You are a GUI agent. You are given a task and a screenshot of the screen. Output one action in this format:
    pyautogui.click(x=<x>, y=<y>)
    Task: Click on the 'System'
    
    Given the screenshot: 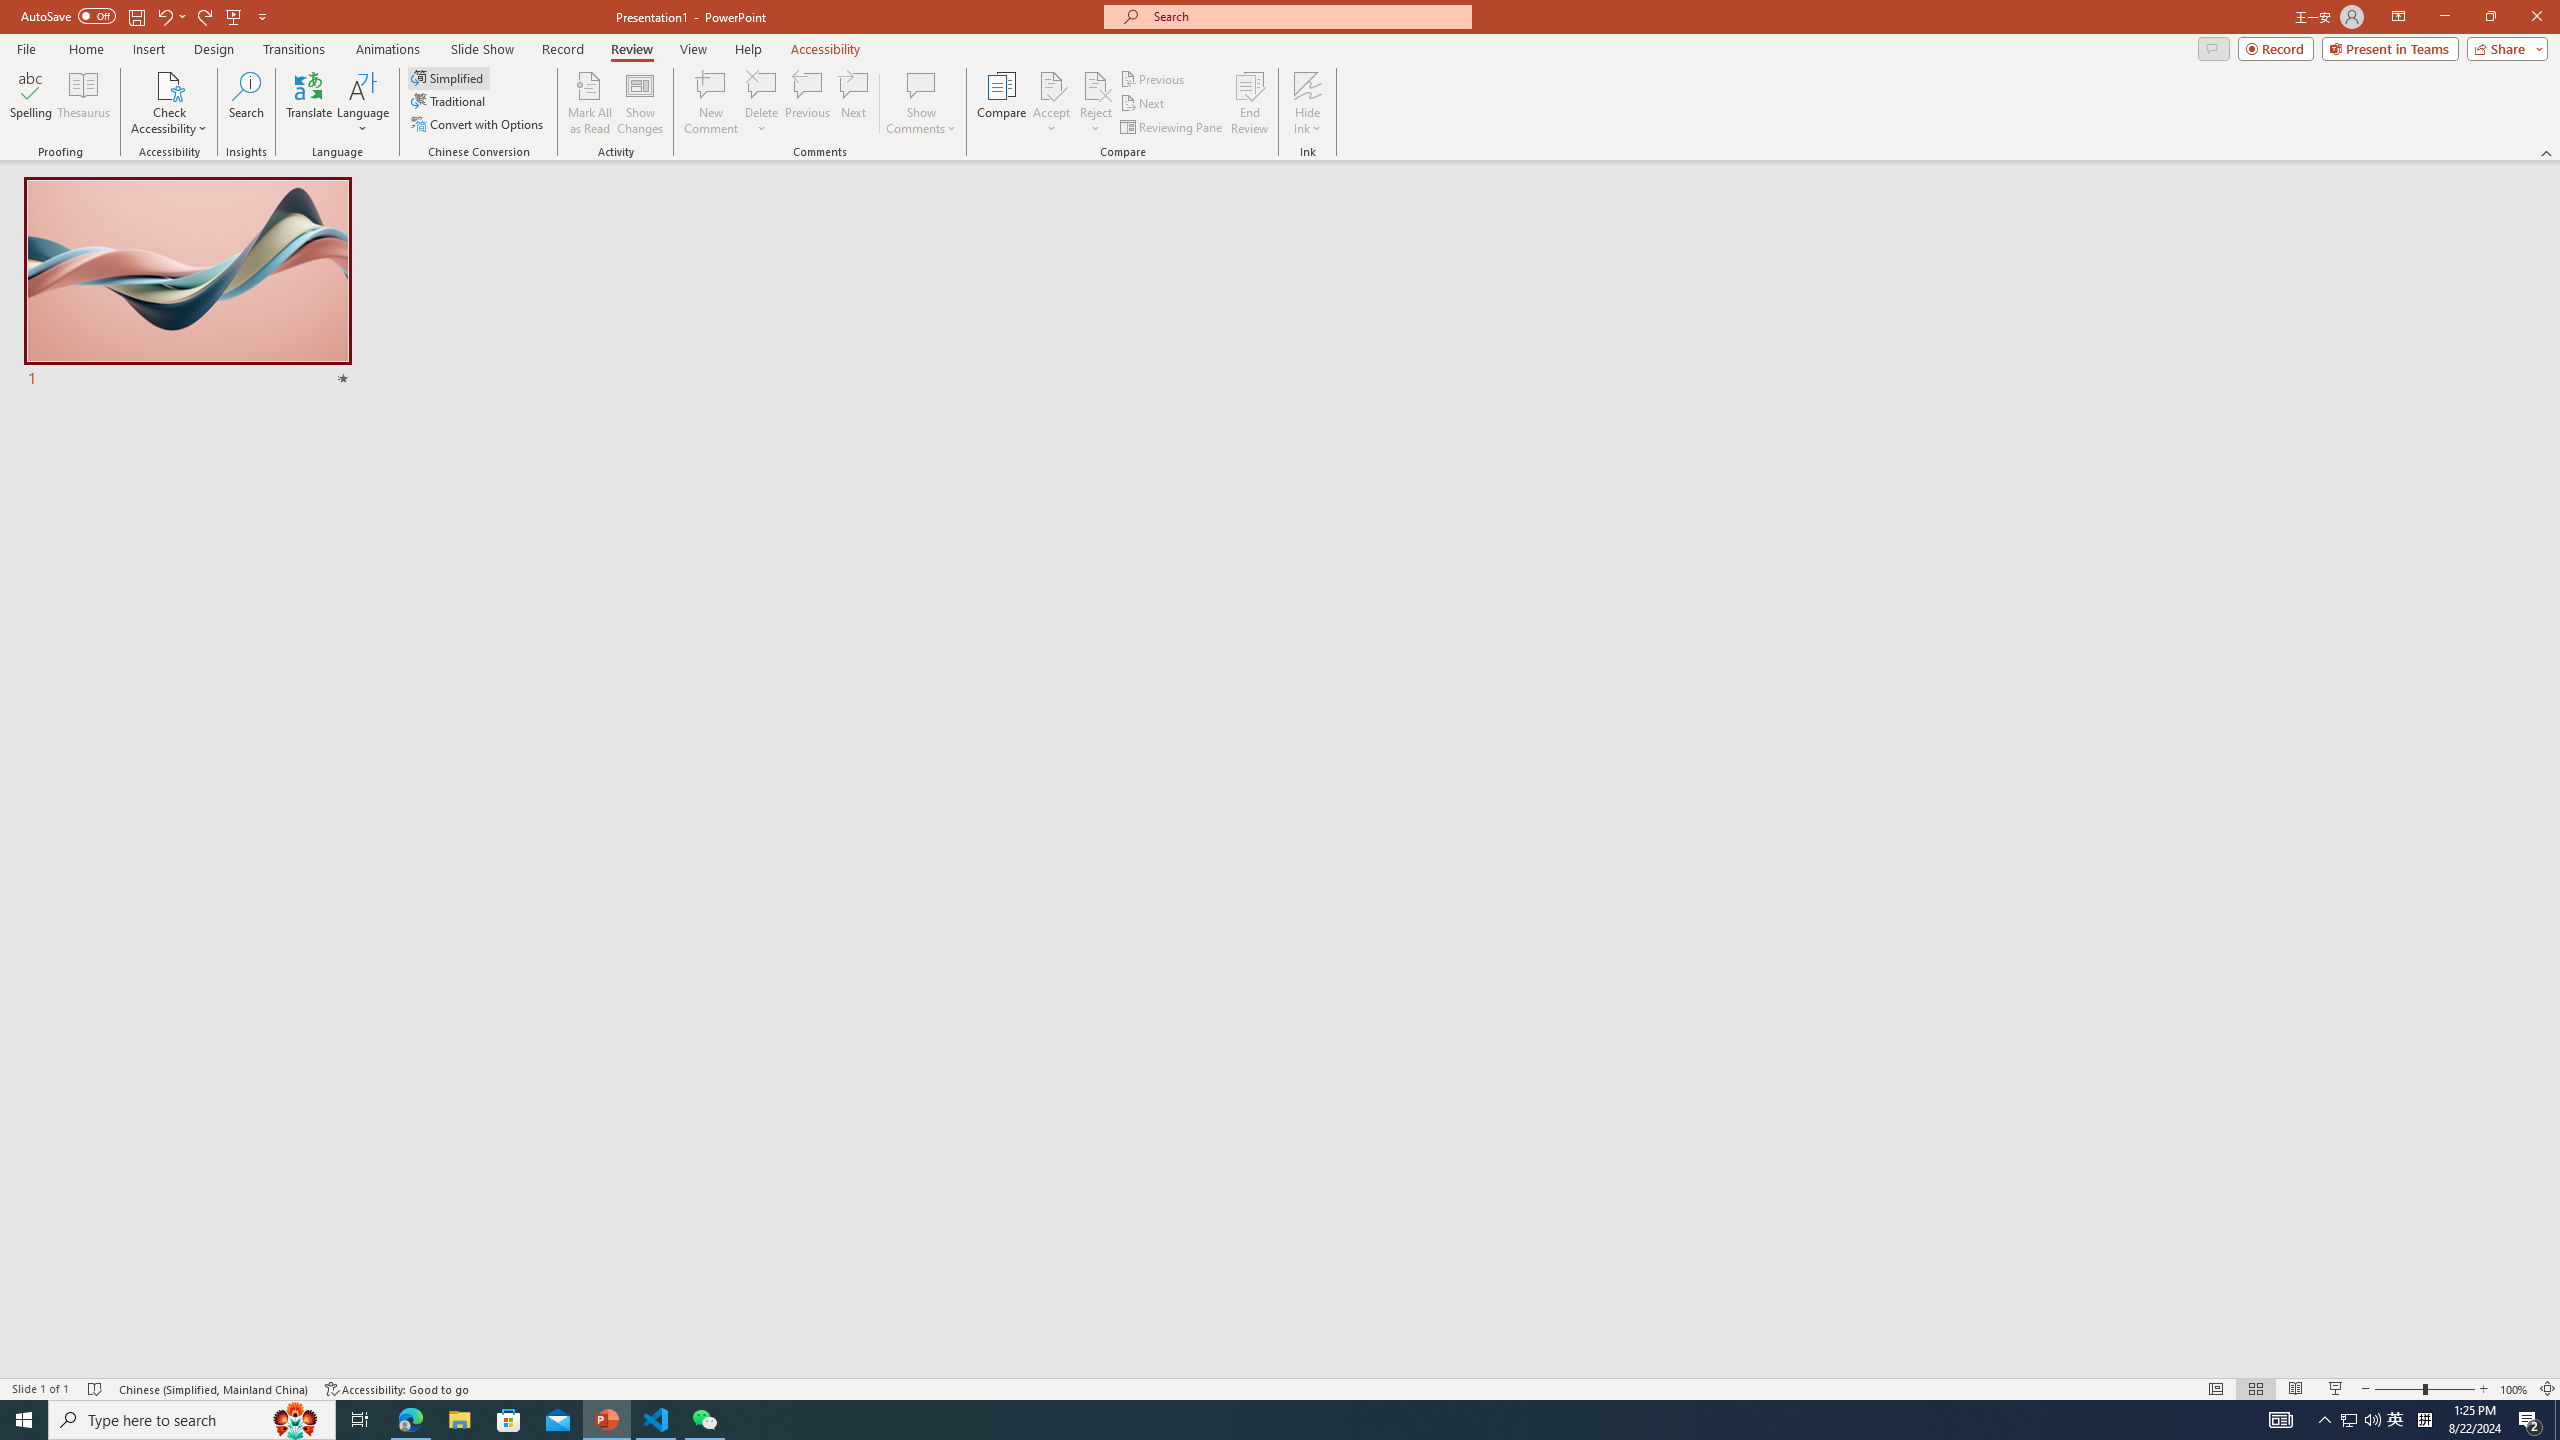 What is the action you would take?
    pyautogui.click(x=11, y=9)
    